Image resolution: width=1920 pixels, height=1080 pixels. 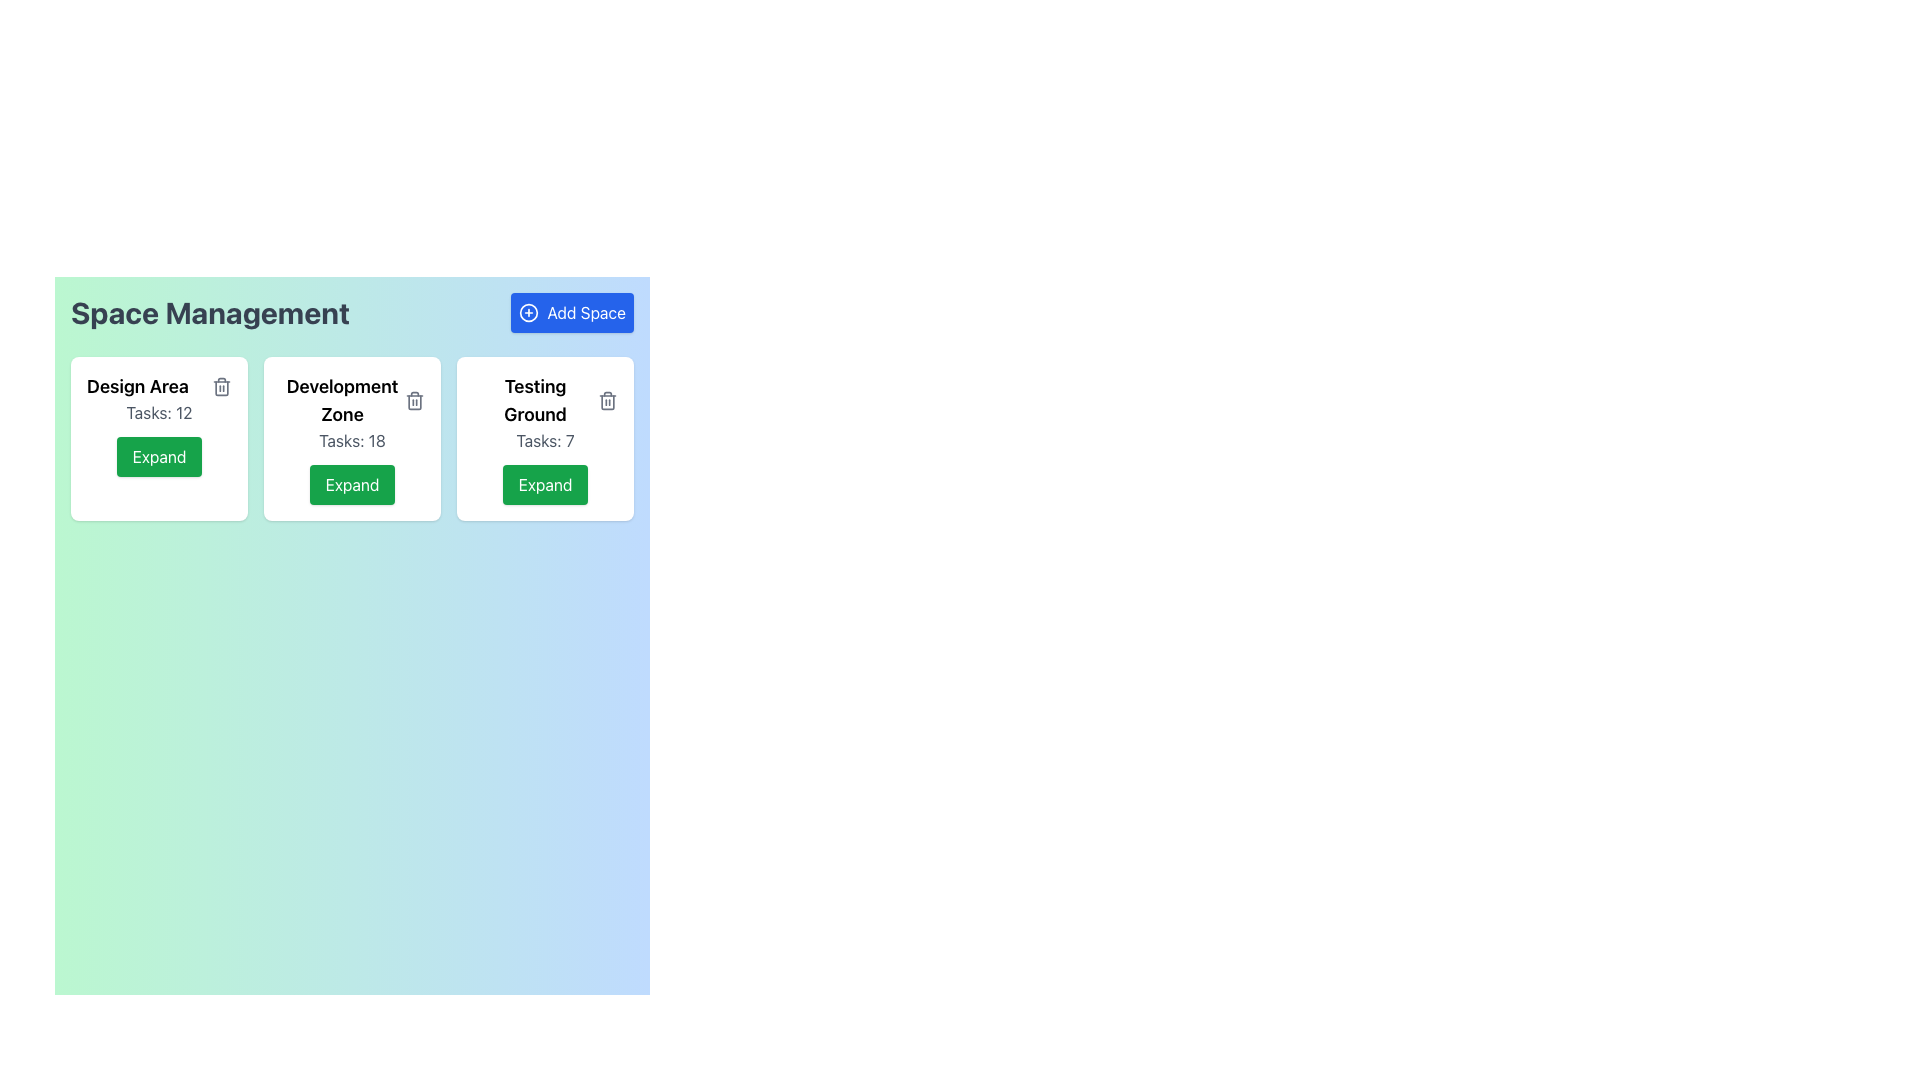 I want to click on the Button in the 'Development Zone' card located below the text 'Tasks: 18', so click(x=352, y=485).